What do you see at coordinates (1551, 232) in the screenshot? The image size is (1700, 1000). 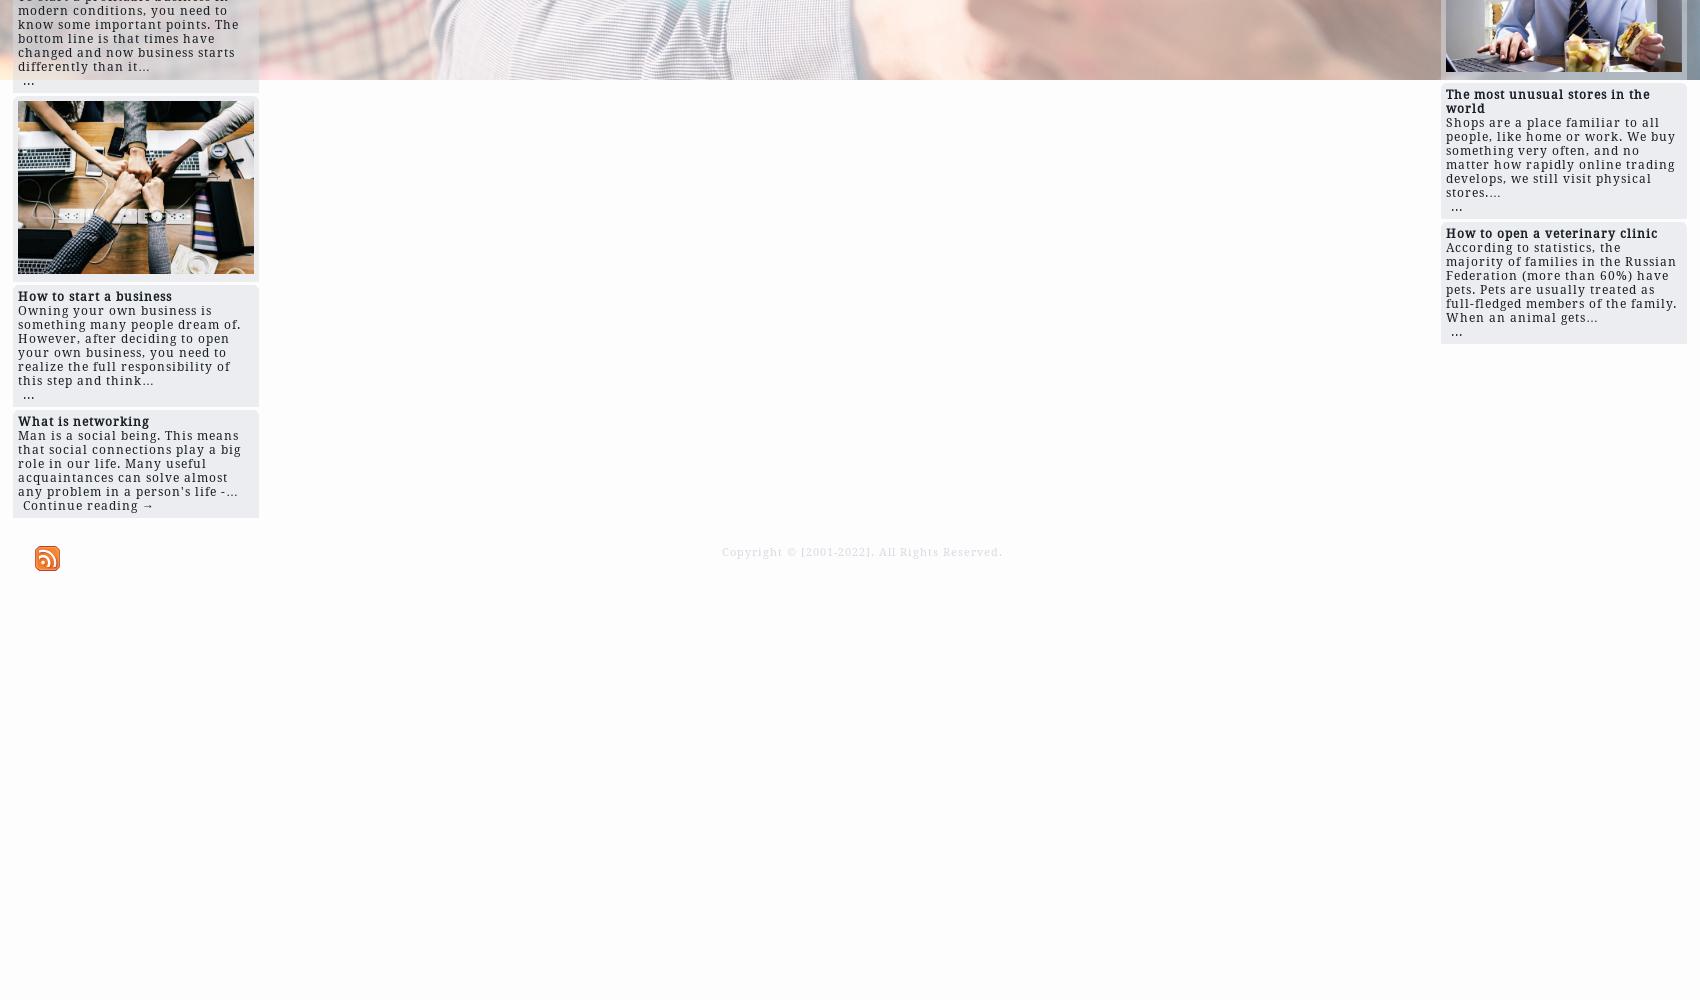 I see `'How to open a veterinary clinic'` at bounding box center [1551, 232].